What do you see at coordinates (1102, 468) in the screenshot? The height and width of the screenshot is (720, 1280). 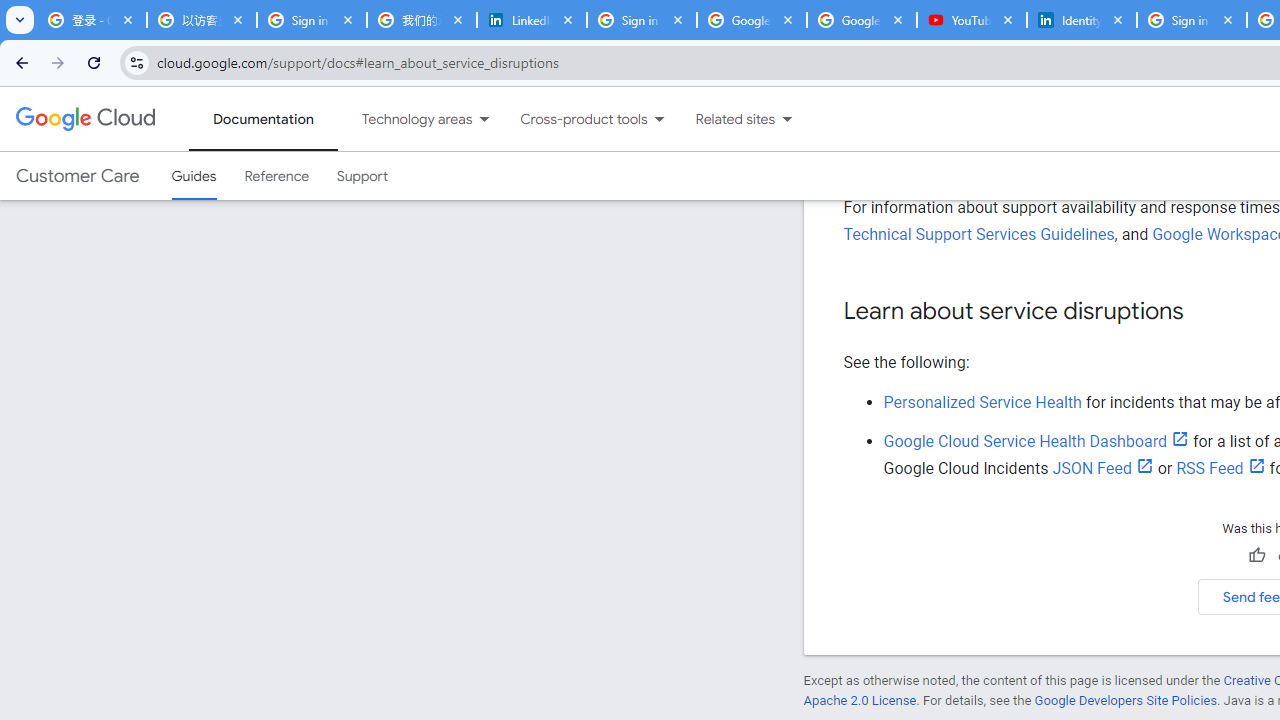 I see `'JSON Feed'` at bounding box center [1102, 468].